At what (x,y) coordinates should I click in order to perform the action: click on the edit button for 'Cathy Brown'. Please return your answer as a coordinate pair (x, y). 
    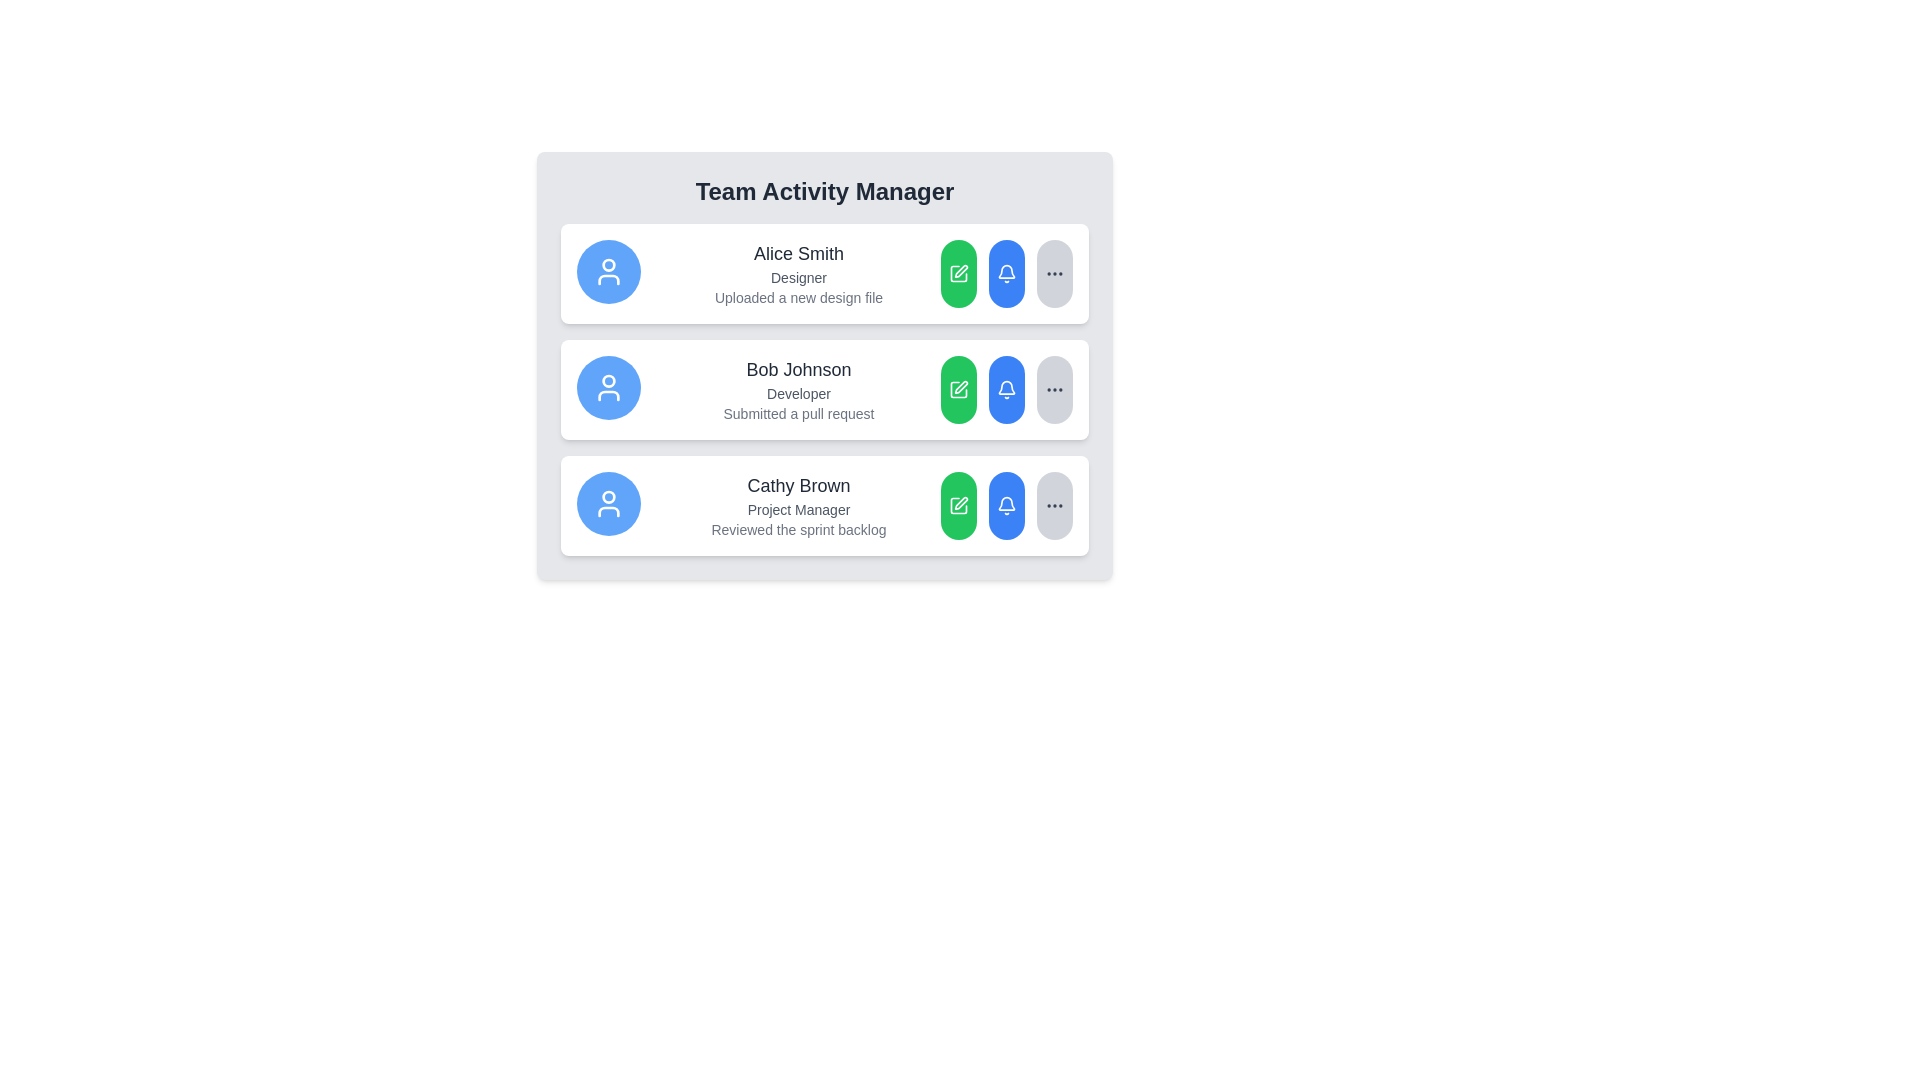
    Looking at the image, I should click on (958, 504).